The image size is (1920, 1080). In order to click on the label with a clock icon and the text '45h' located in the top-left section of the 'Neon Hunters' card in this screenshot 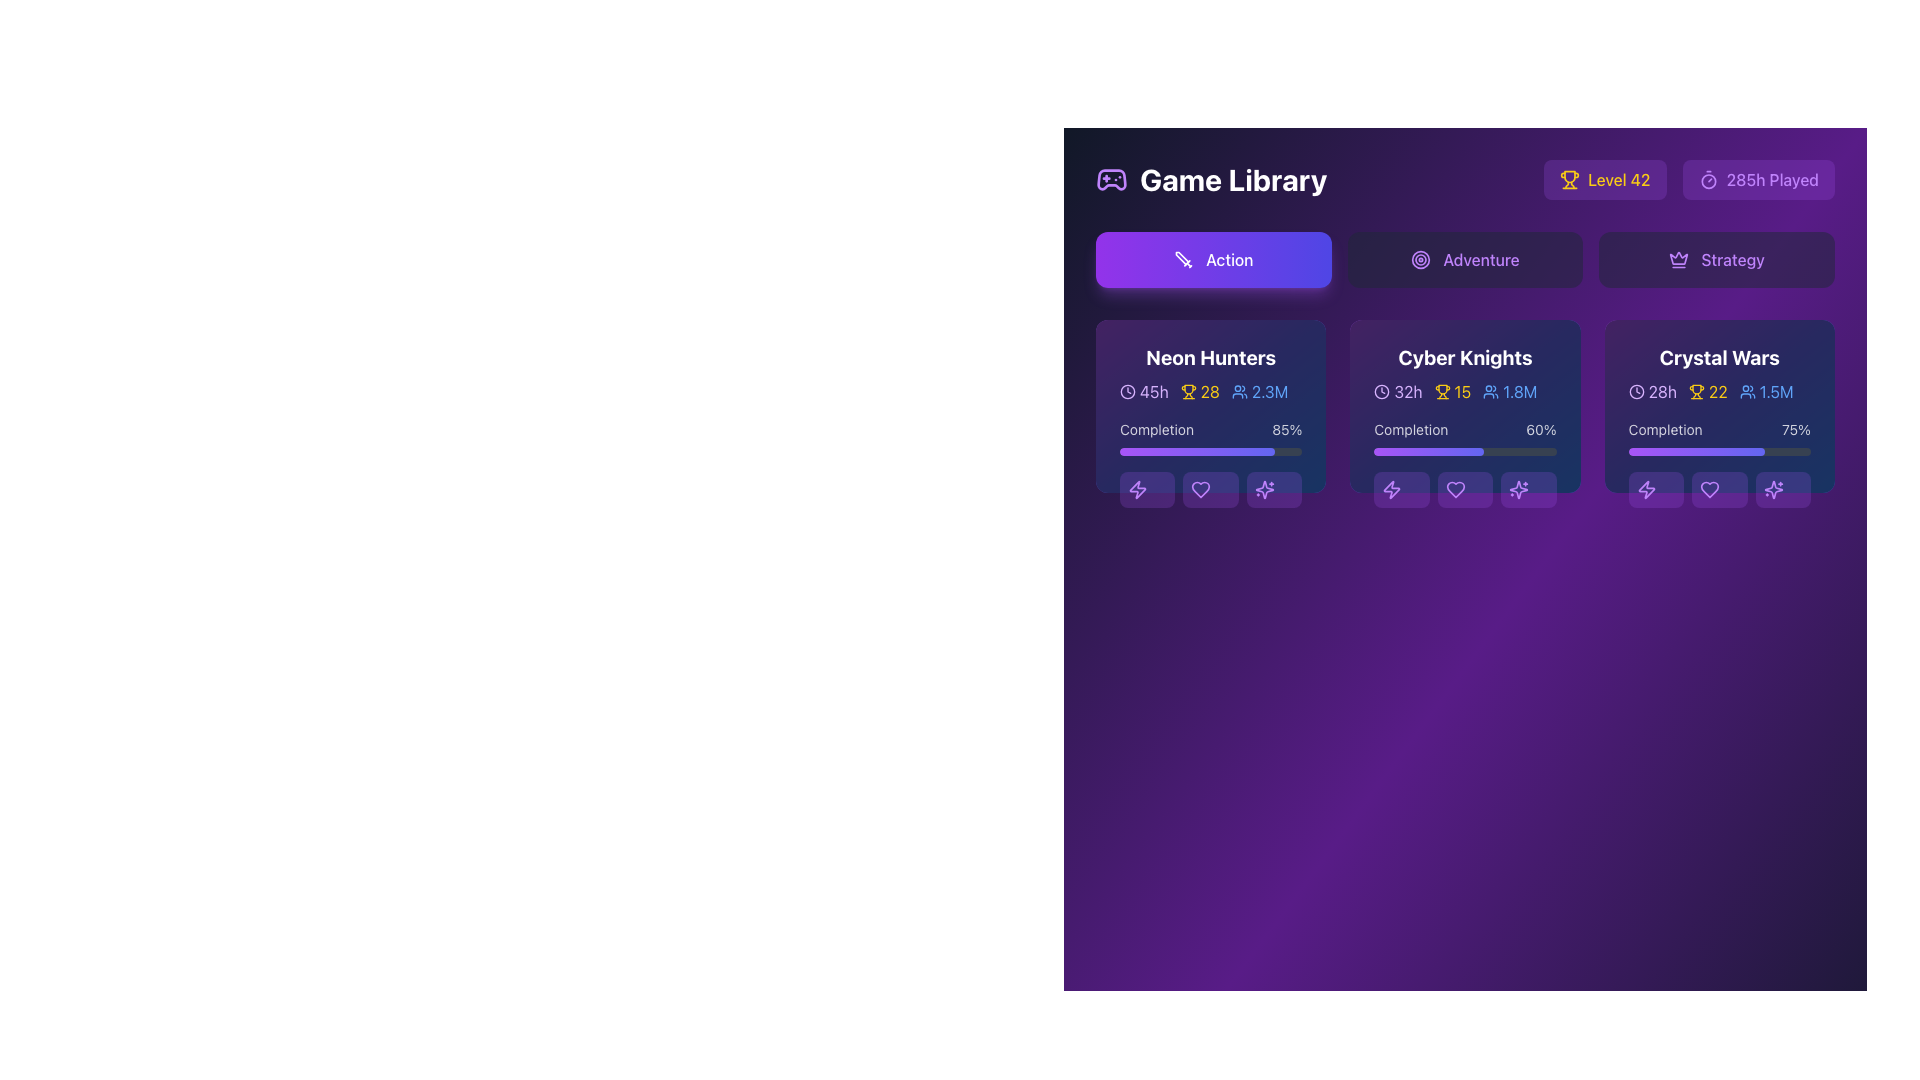, I will do `click(1144, 392)`.